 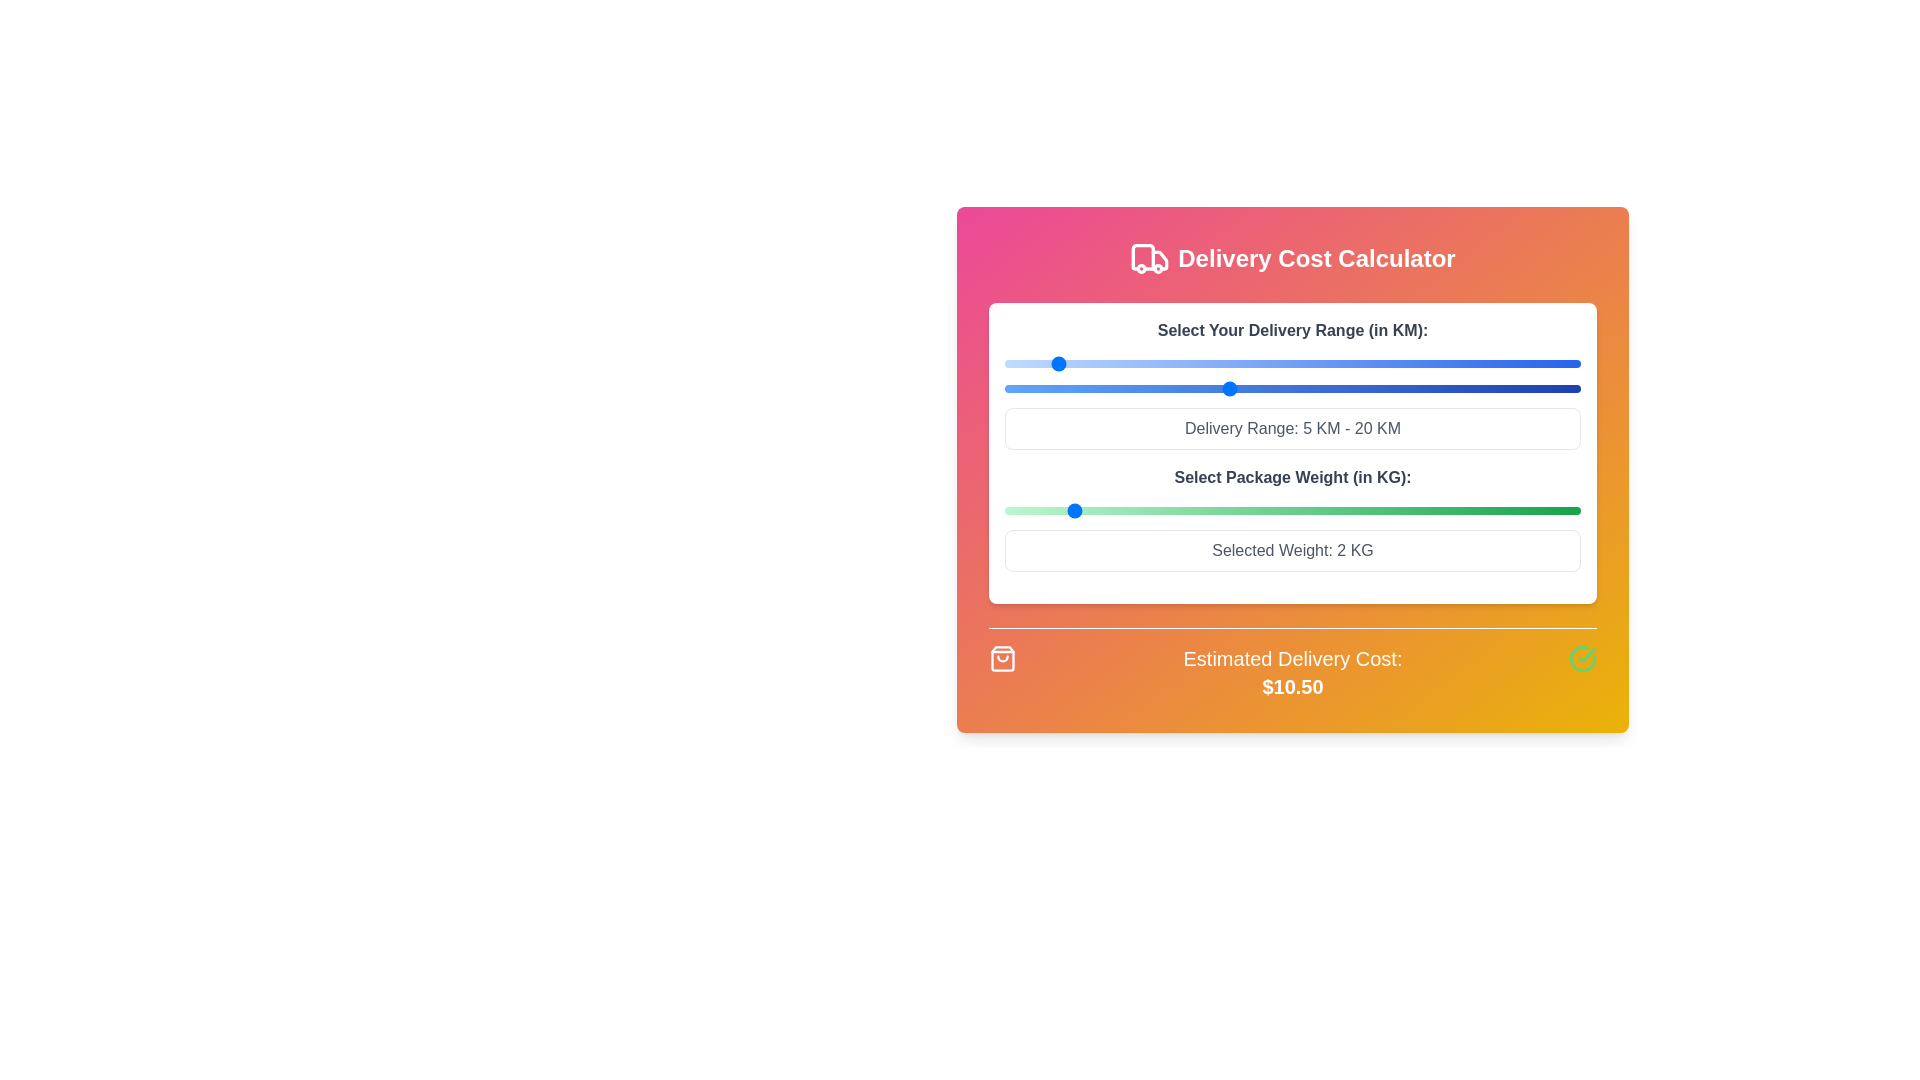 What do you see at coordinates (1292, 384) in the screenshot?
I see `the dual sliders of the Range selector widget located in the upper portion of the card` at bounding box center [1292, 384].